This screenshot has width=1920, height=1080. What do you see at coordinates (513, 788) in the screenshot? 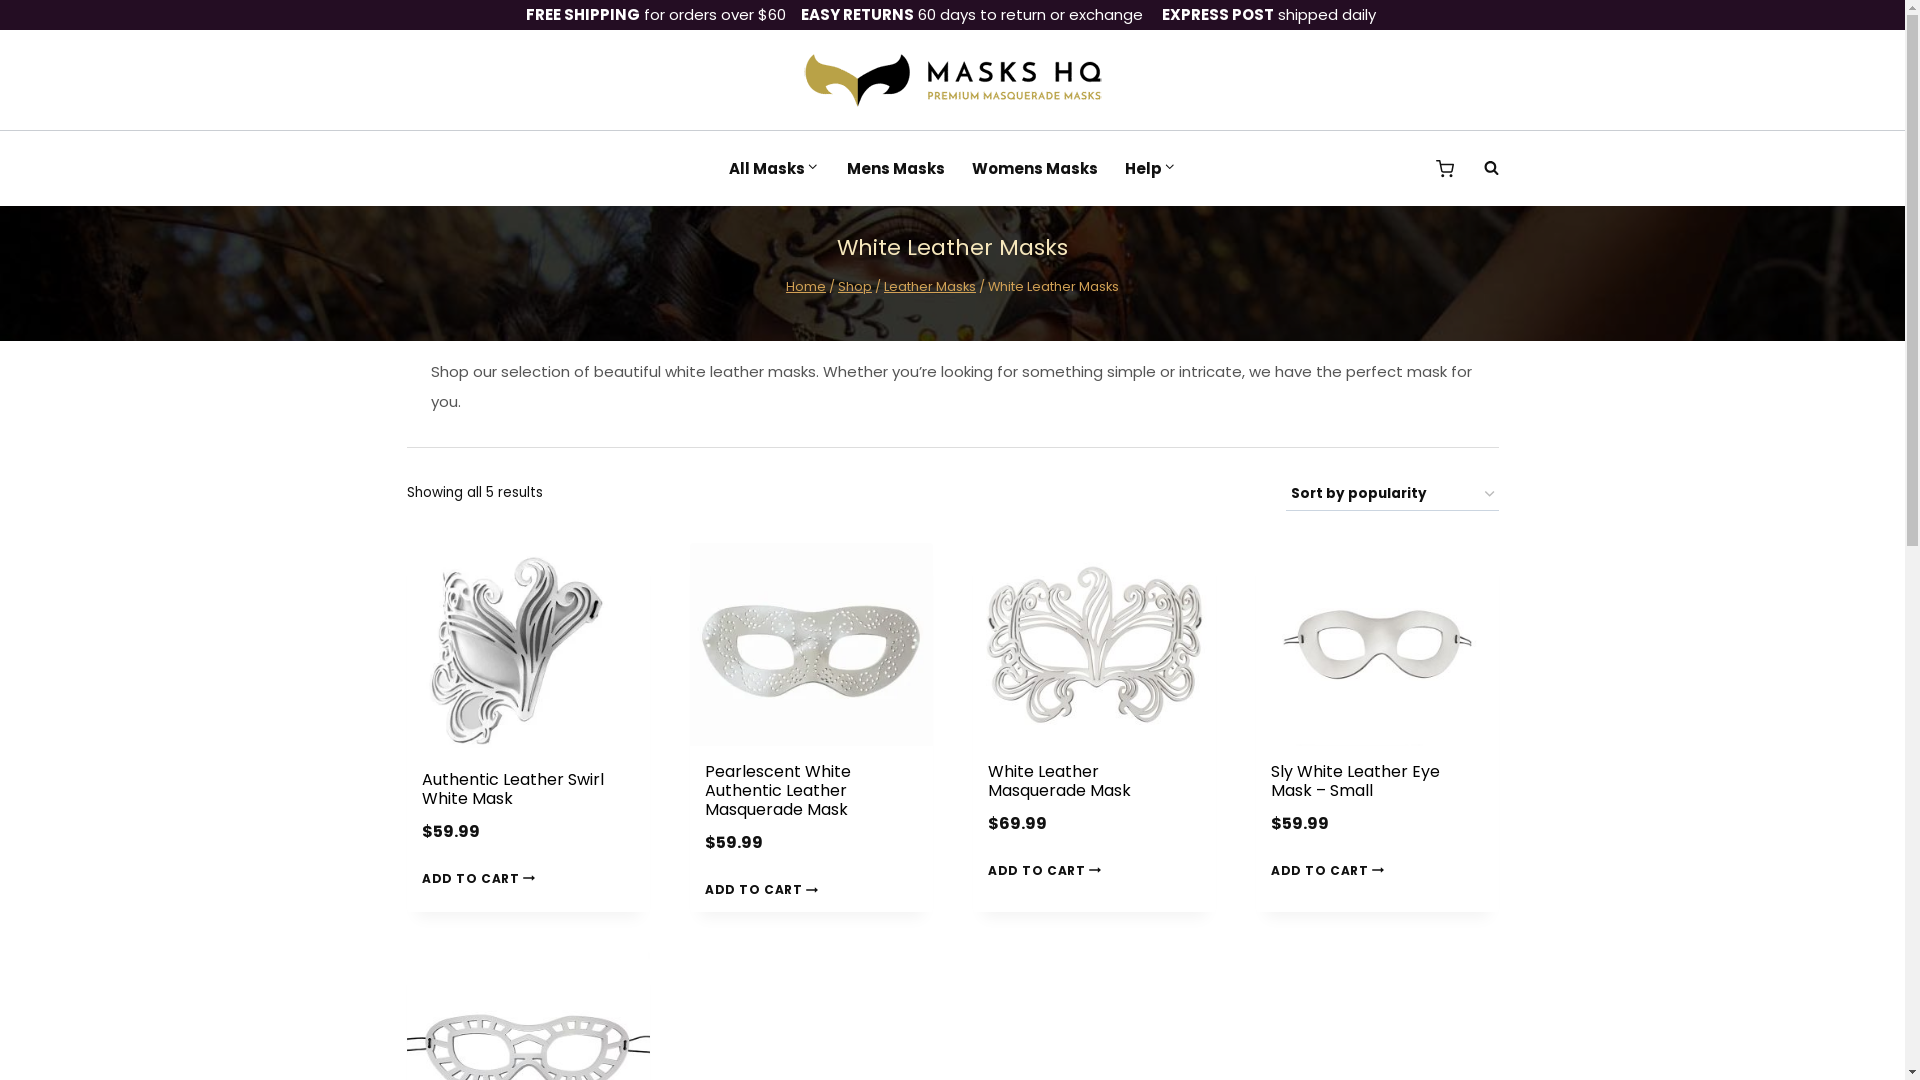
I see `'Authentic Leather Swirl White Mask'` at bounding box center [513, 788].